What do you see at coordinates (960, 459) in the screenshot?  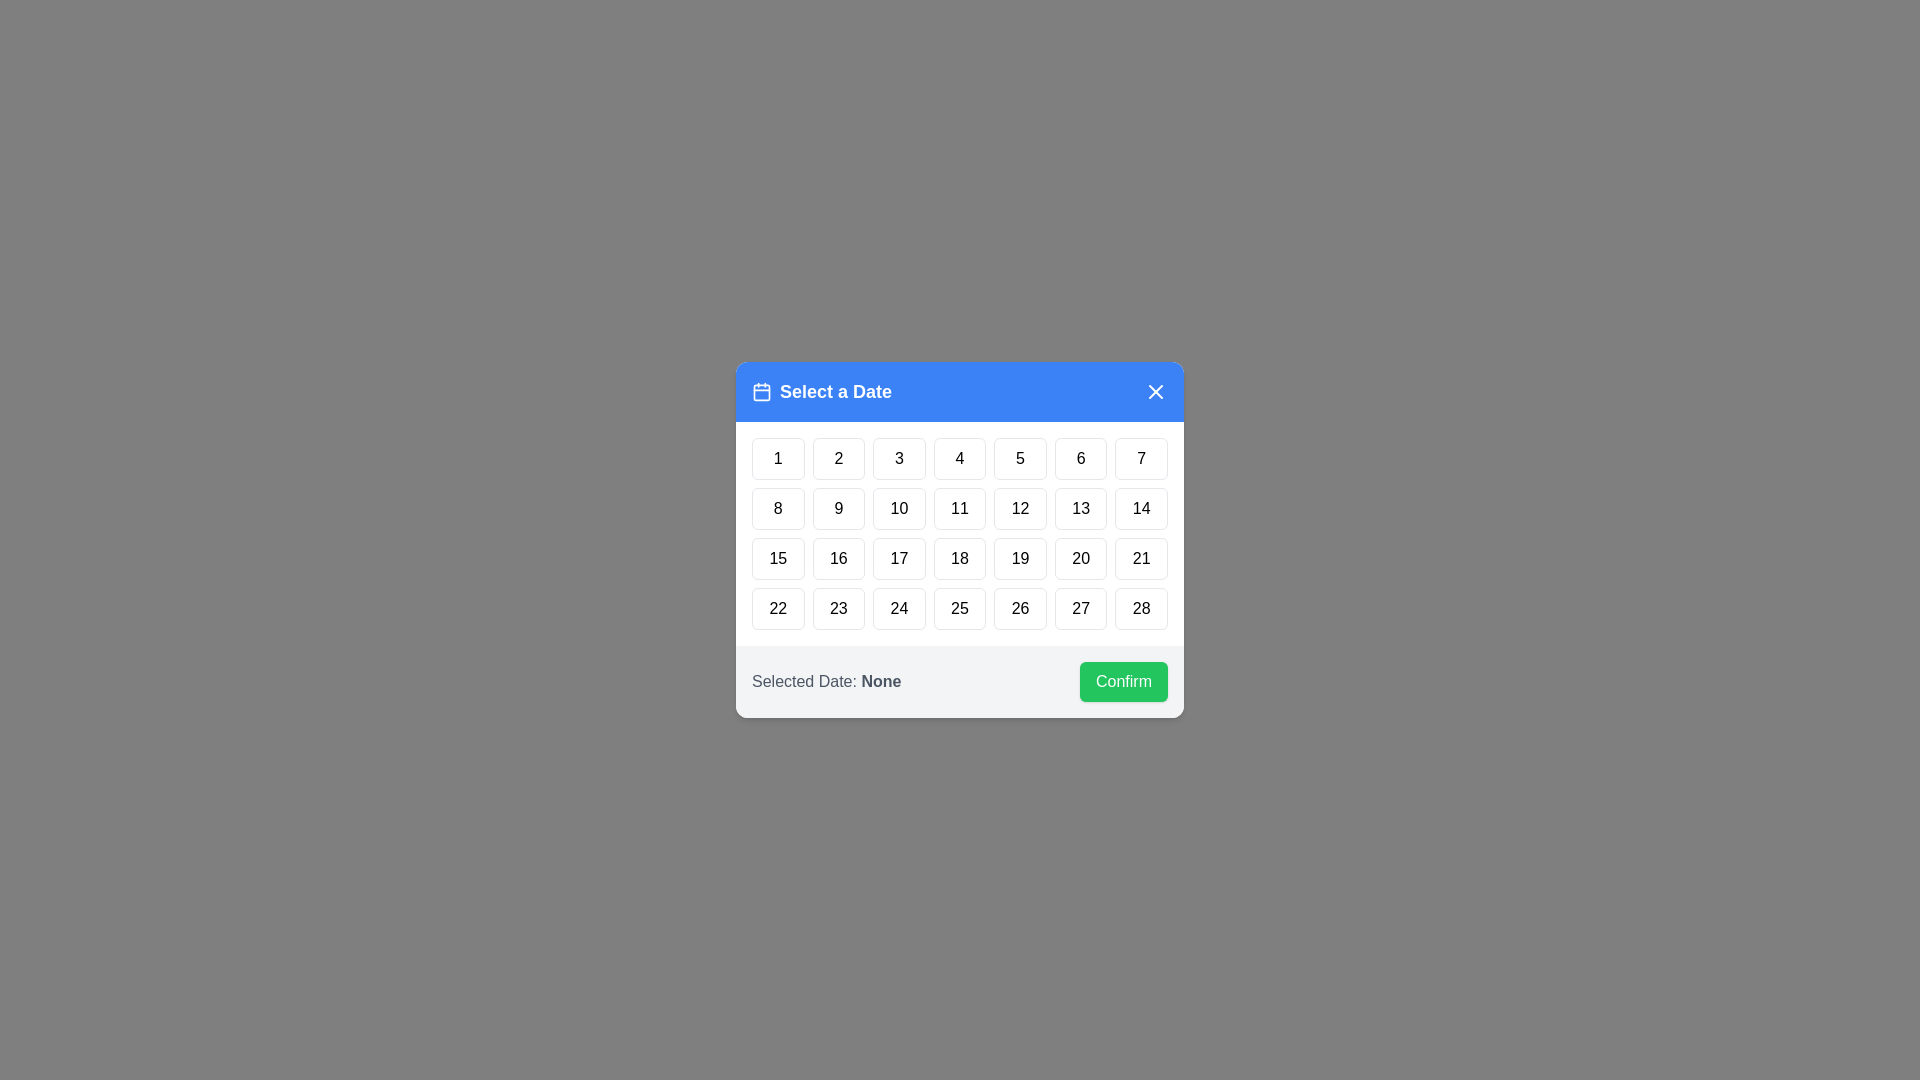 I see `the button representing the day 4 to select that date` at bounding box center [960, 459].